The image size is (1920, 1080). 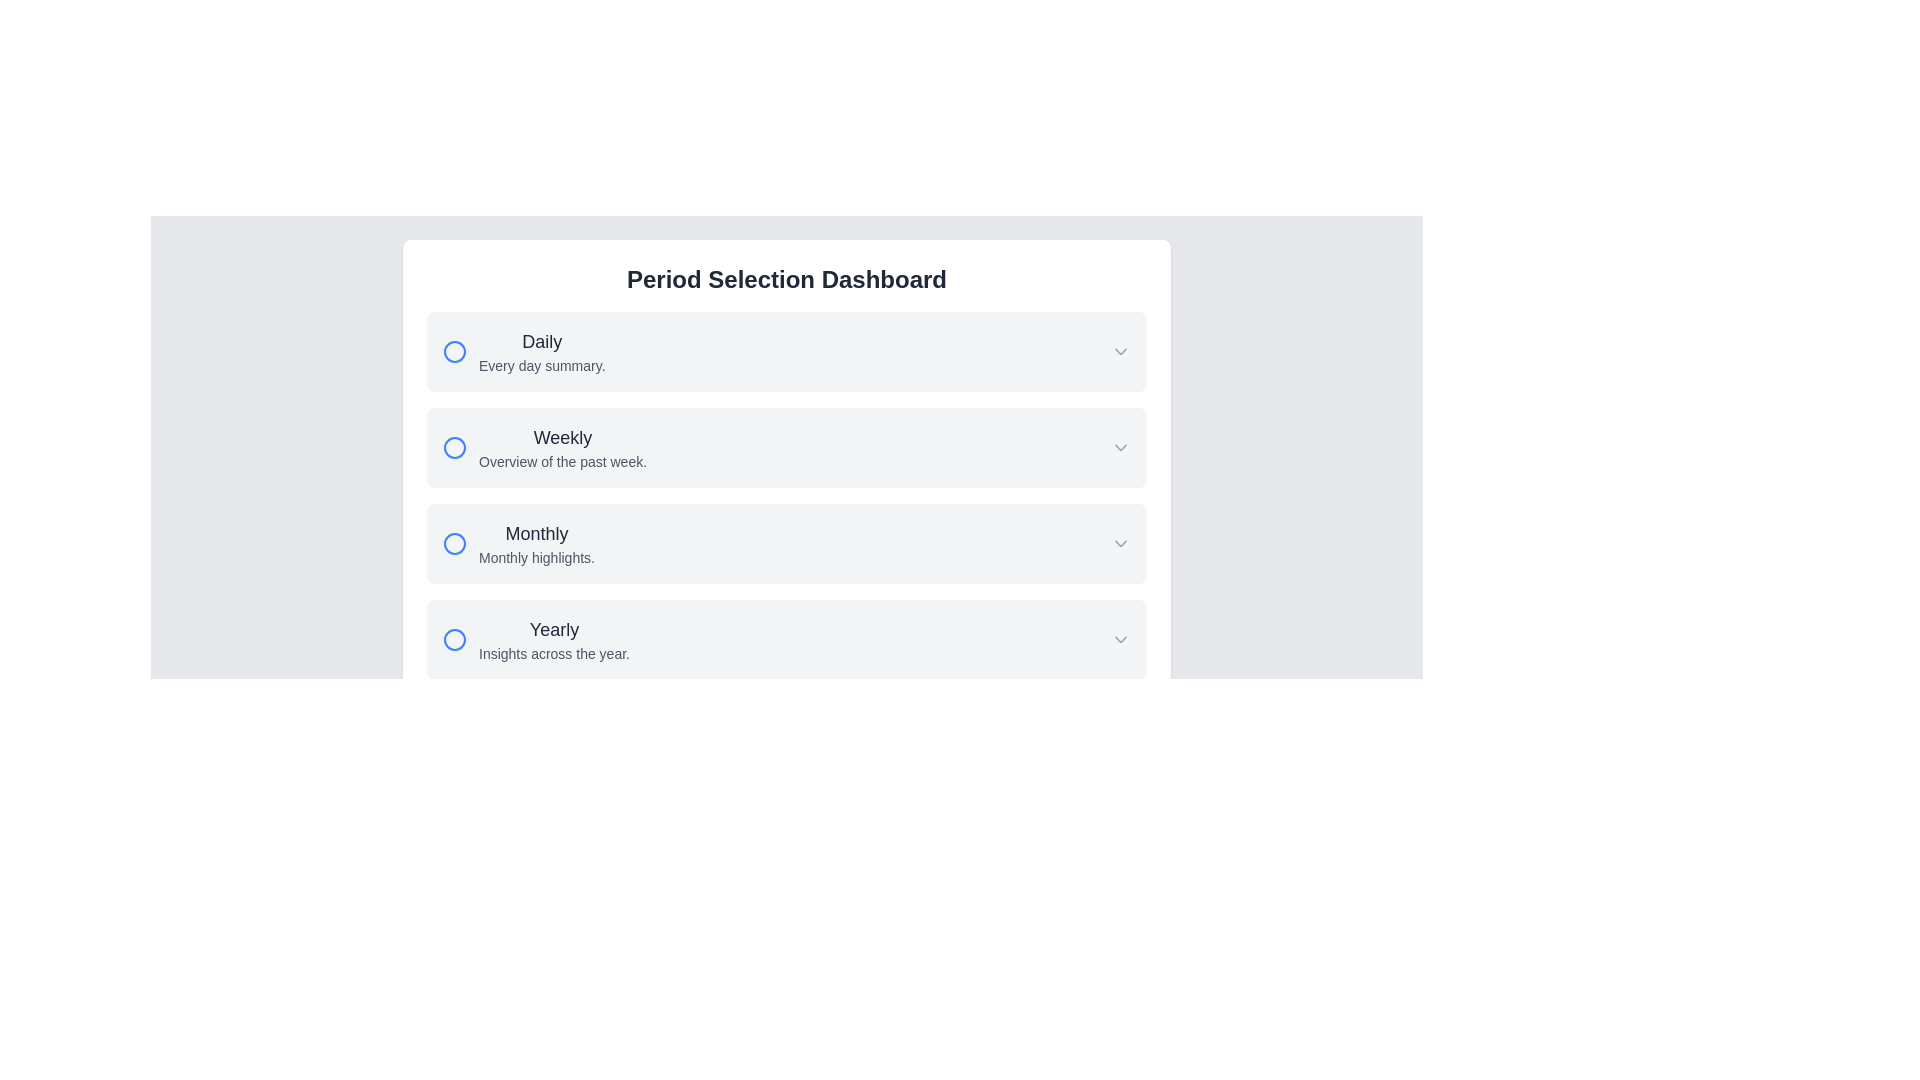 I want to click on the 'Weekly' selectable option in the 'Period Selection Dashboard', so click(x=786, y=471).